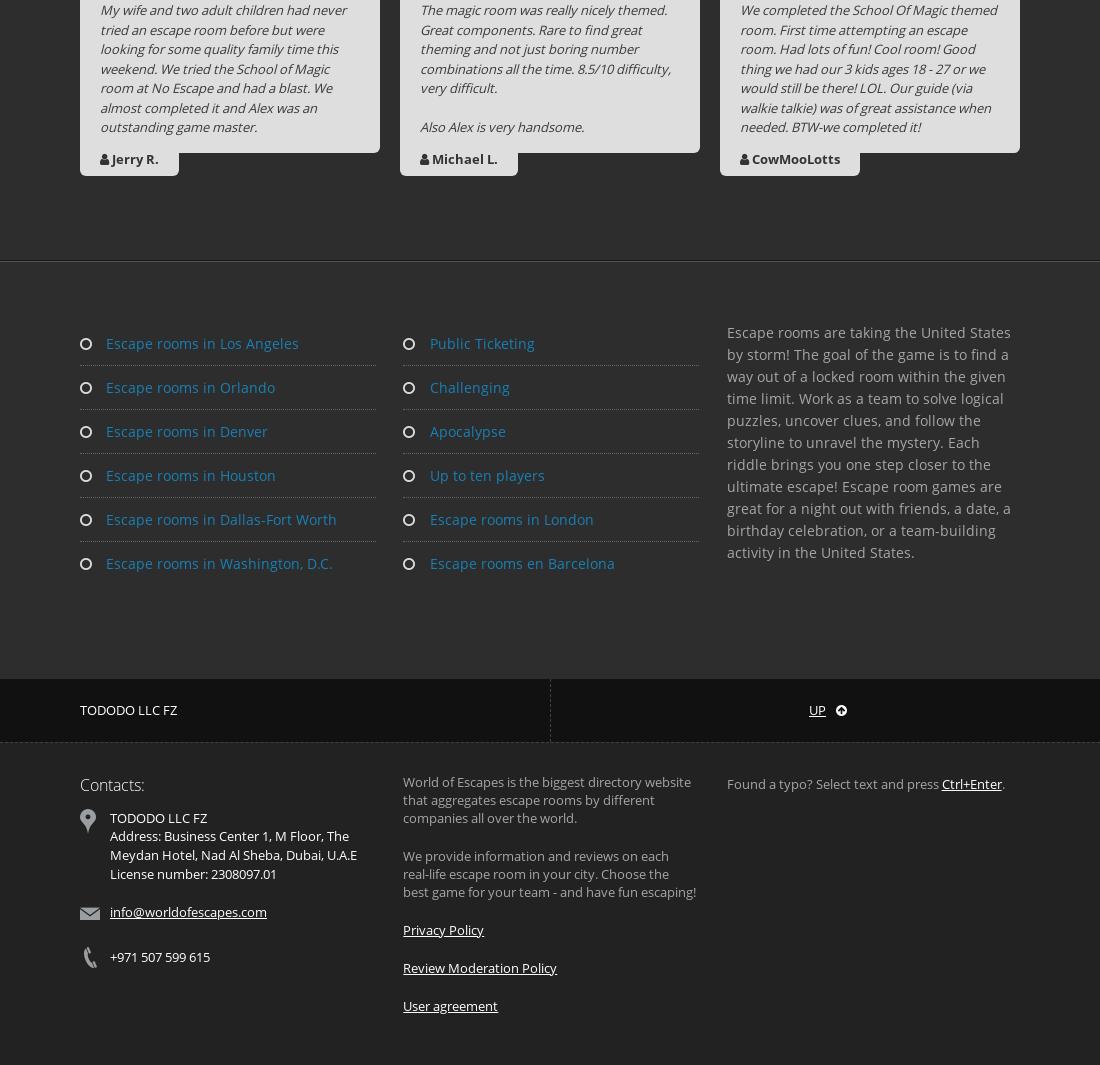  What do you see at coordinates (159, 956) in the screenshot?
I see `'+971 507 599 615'` at bounding box center [159, 956].